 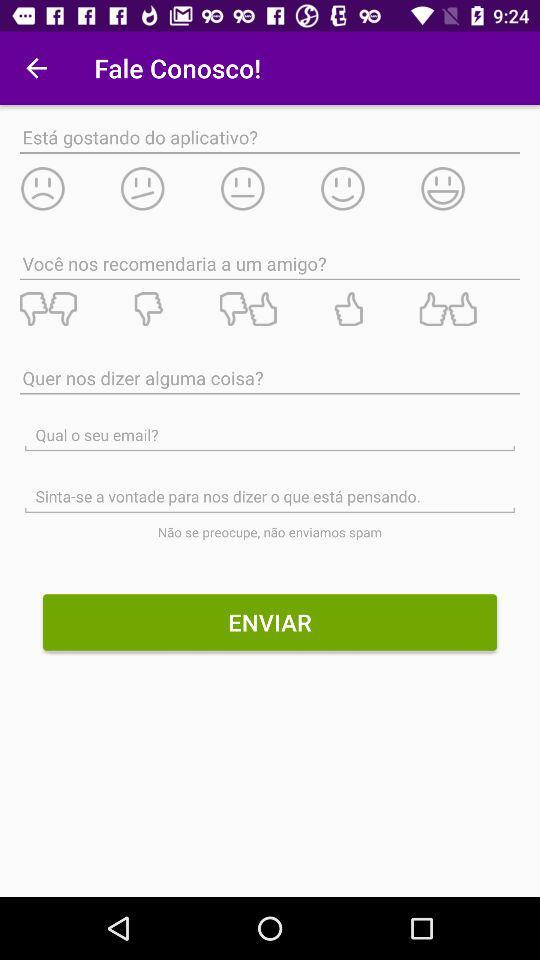 What do you see at coordinates (469, 309) in the screenshot?
I see `two thumbs up` at bounding box center [469, 309].